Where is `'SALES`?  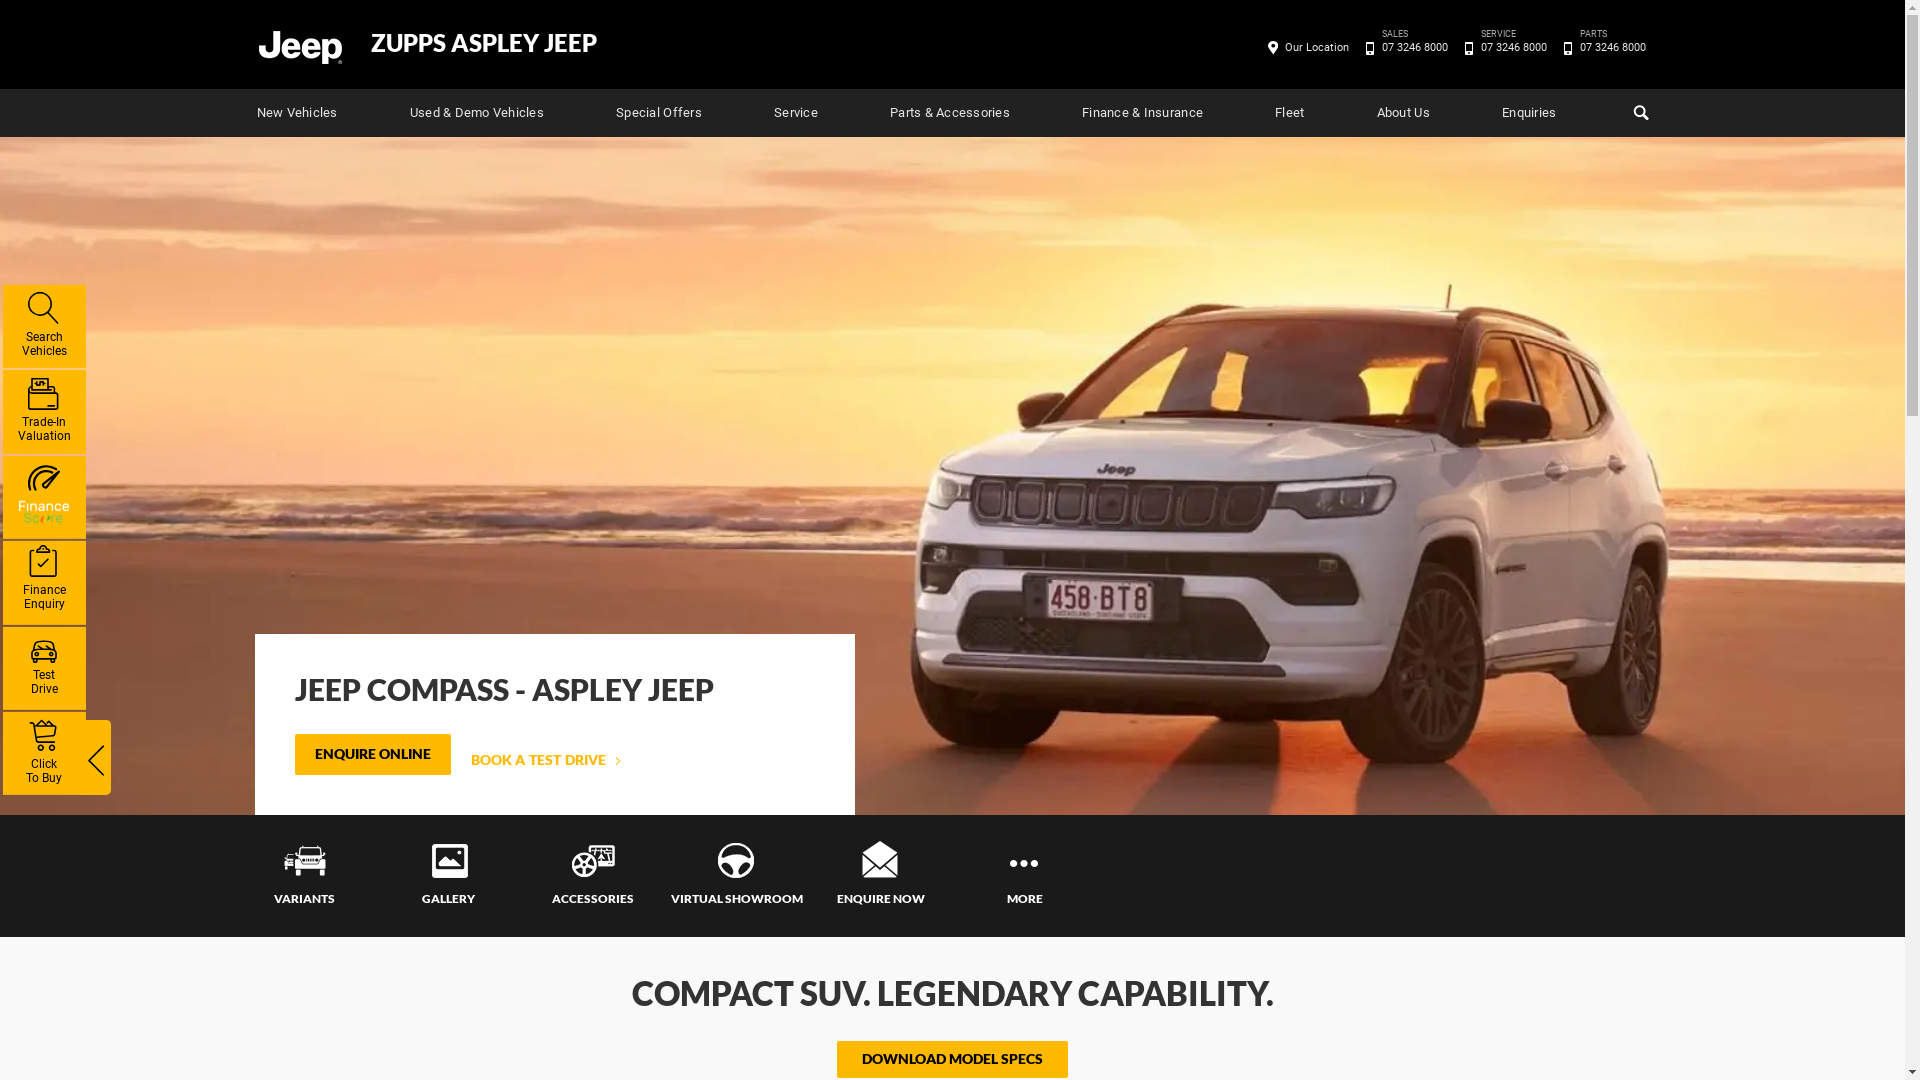 'SALES is located at coordinates (1413, 46).